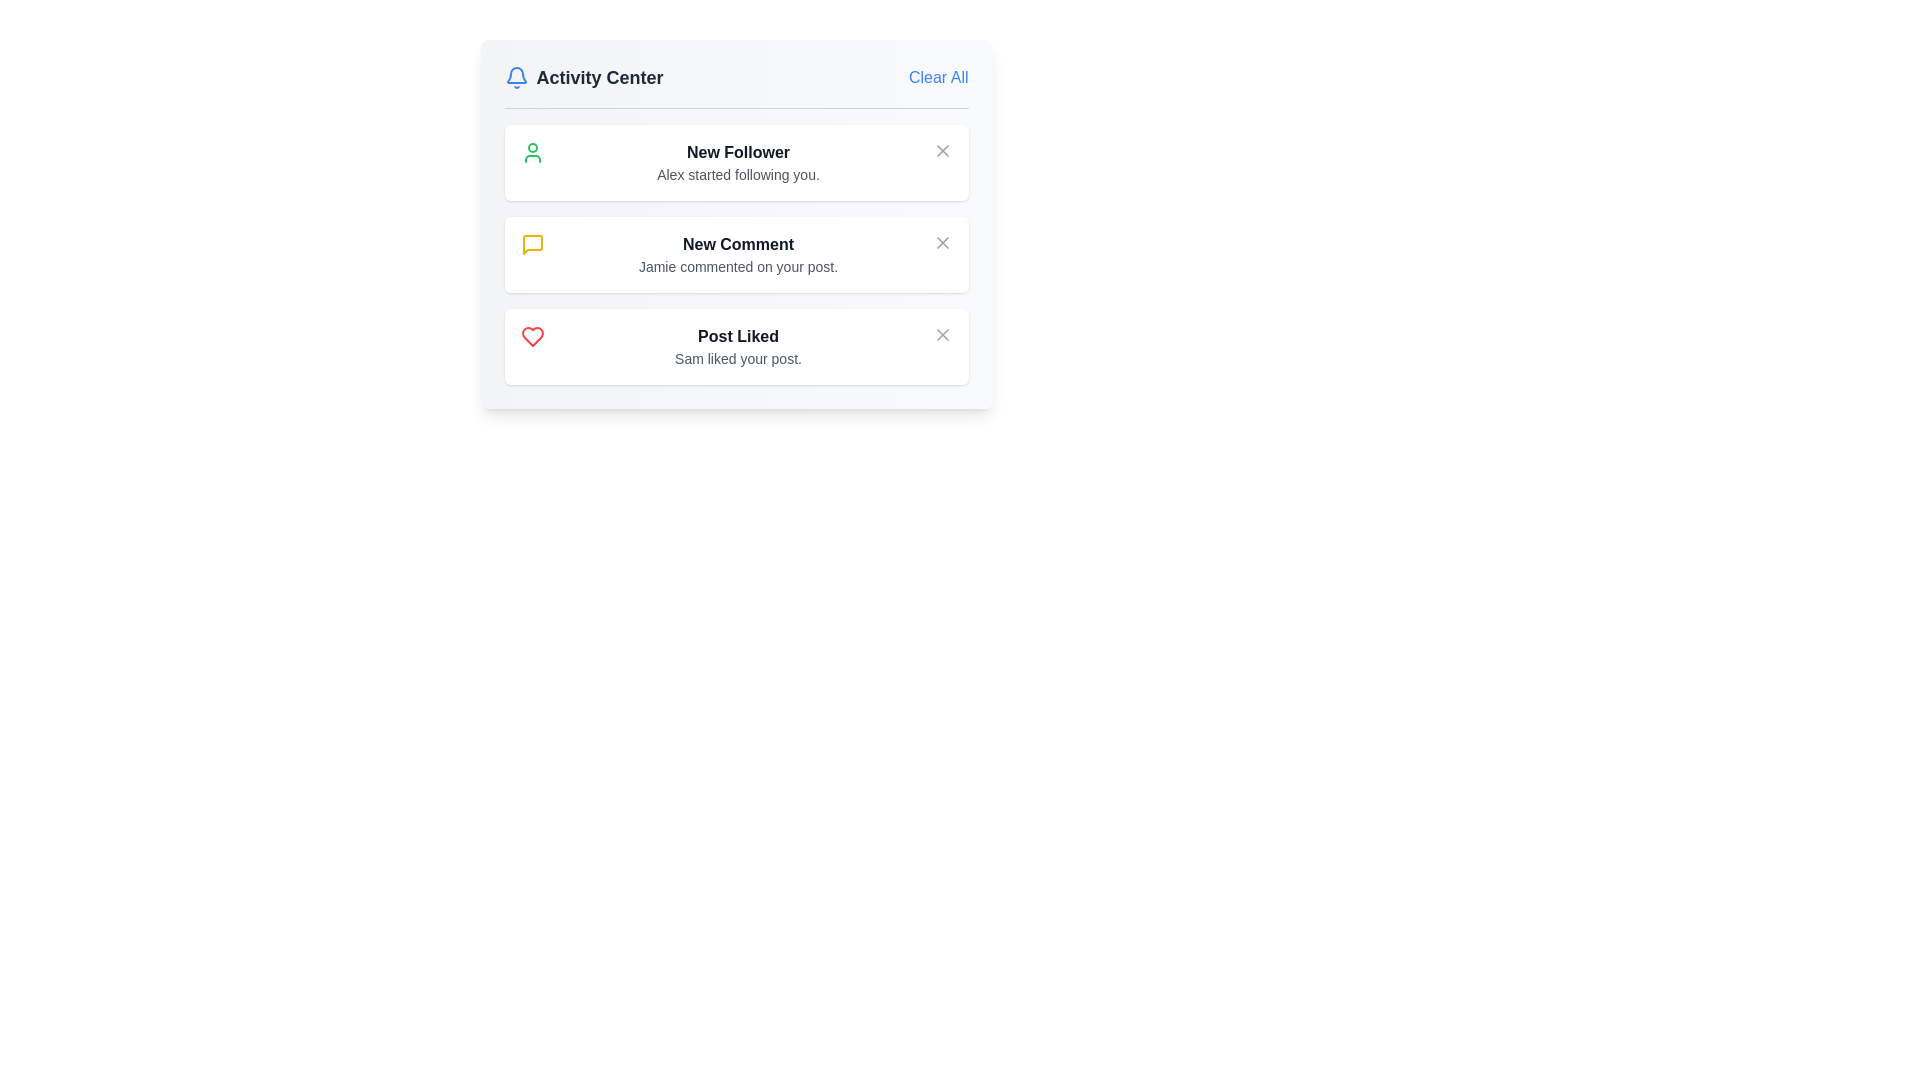  I want to click on the dismiss button for the 'New Comment' notification located in the top-right corner of the second notification entry in the 'Activity Center' panel to change its color, so click(941, 242).